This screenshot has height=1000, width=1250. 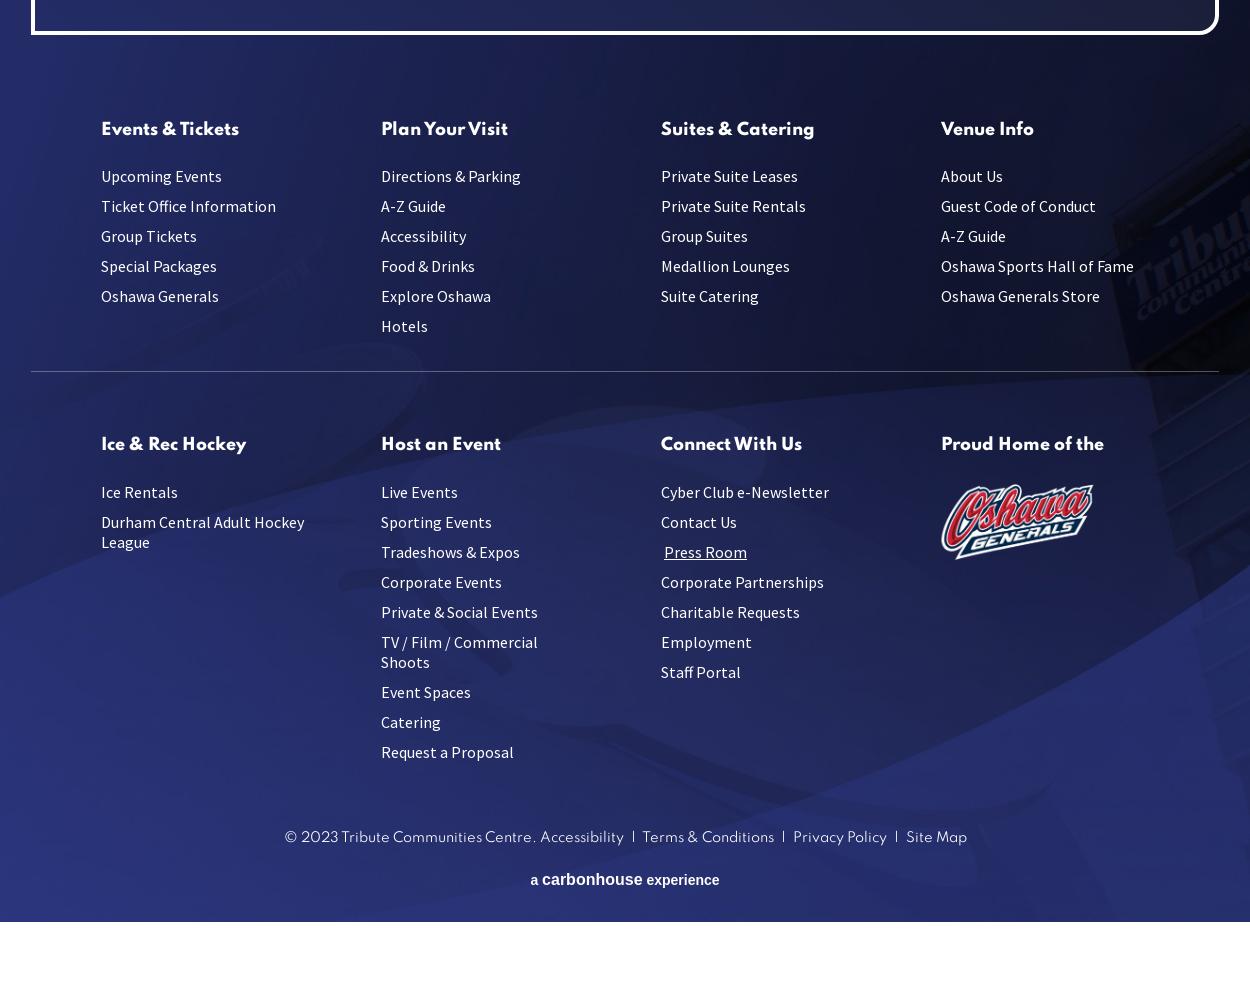 I want to click on 'Tradeshows & Expos', so click(x=449, y=551).